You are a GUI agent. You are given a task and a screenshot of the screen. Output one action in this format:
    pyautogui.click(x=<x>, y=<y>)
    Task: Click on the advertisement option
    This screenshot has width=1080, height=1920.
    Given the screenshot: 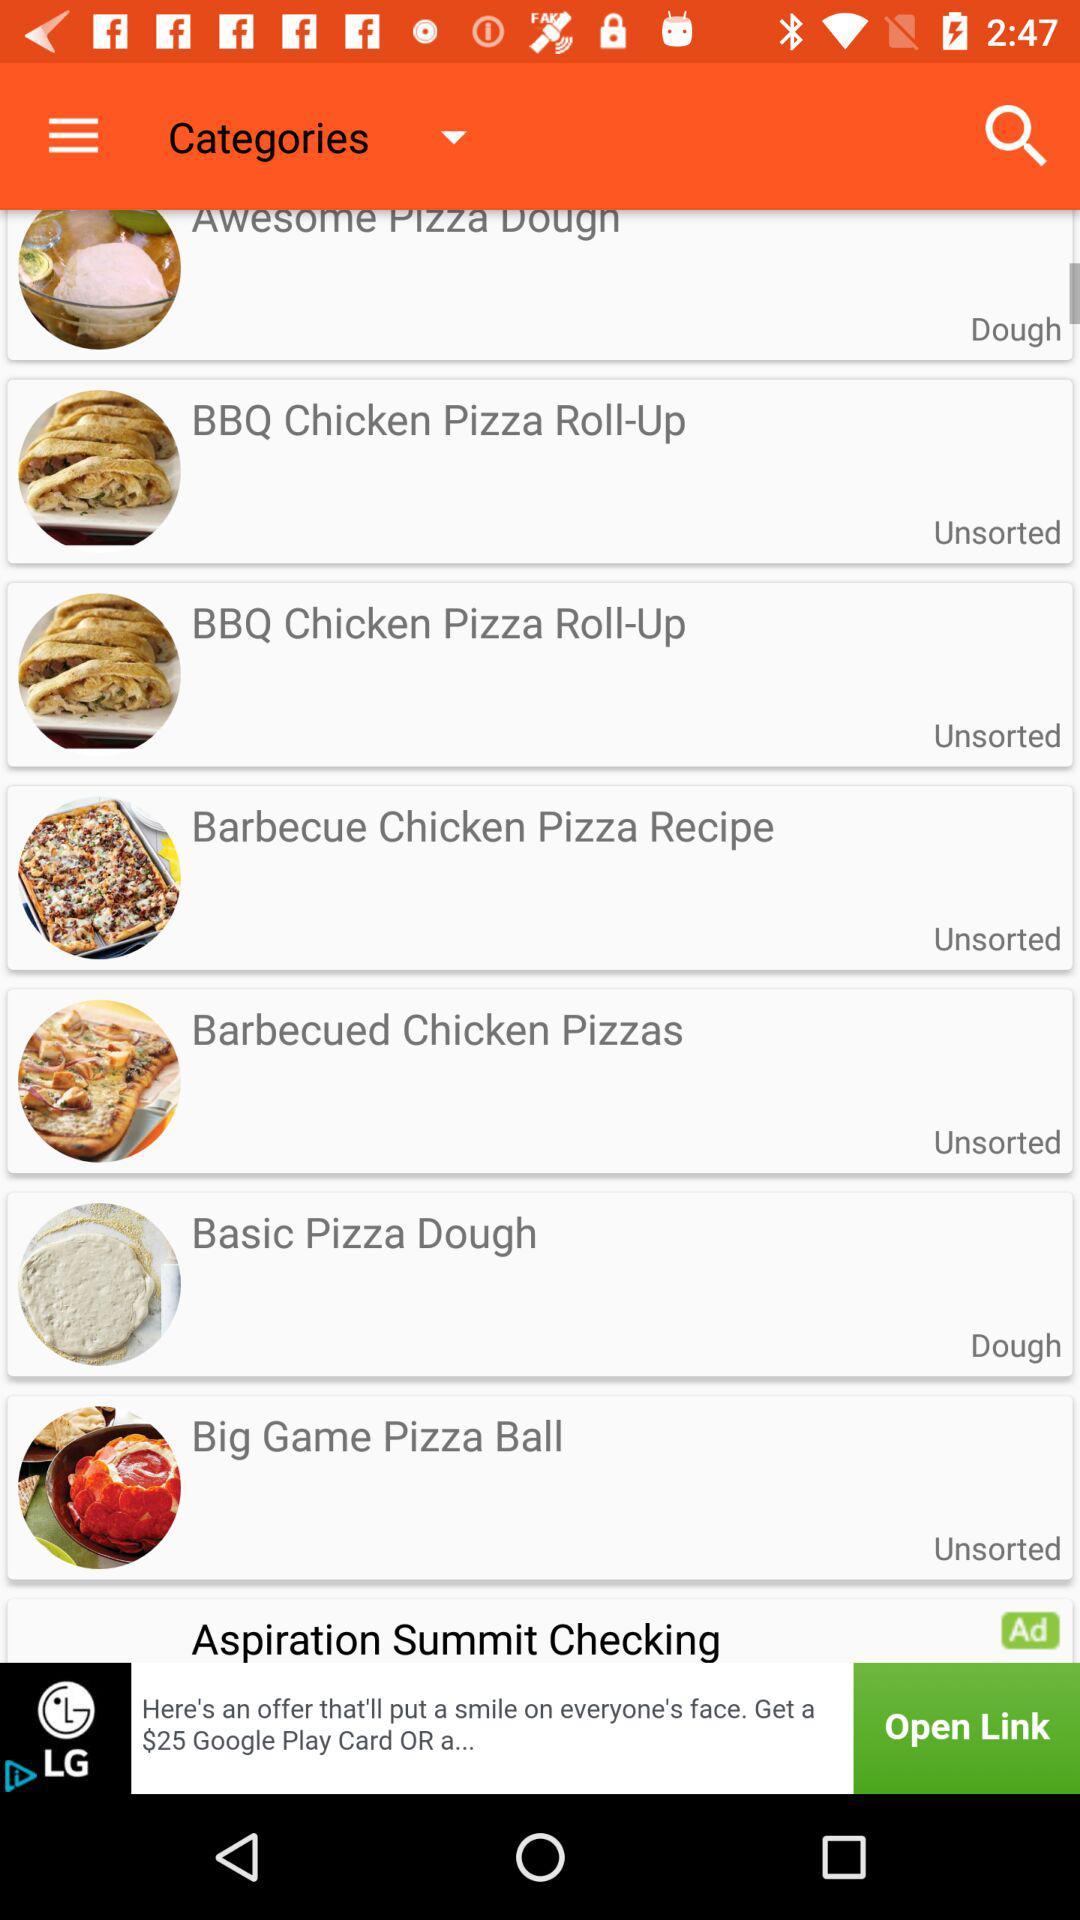 What is the action you would take?
    pyautogui.click(x=1030, y=1629)
    